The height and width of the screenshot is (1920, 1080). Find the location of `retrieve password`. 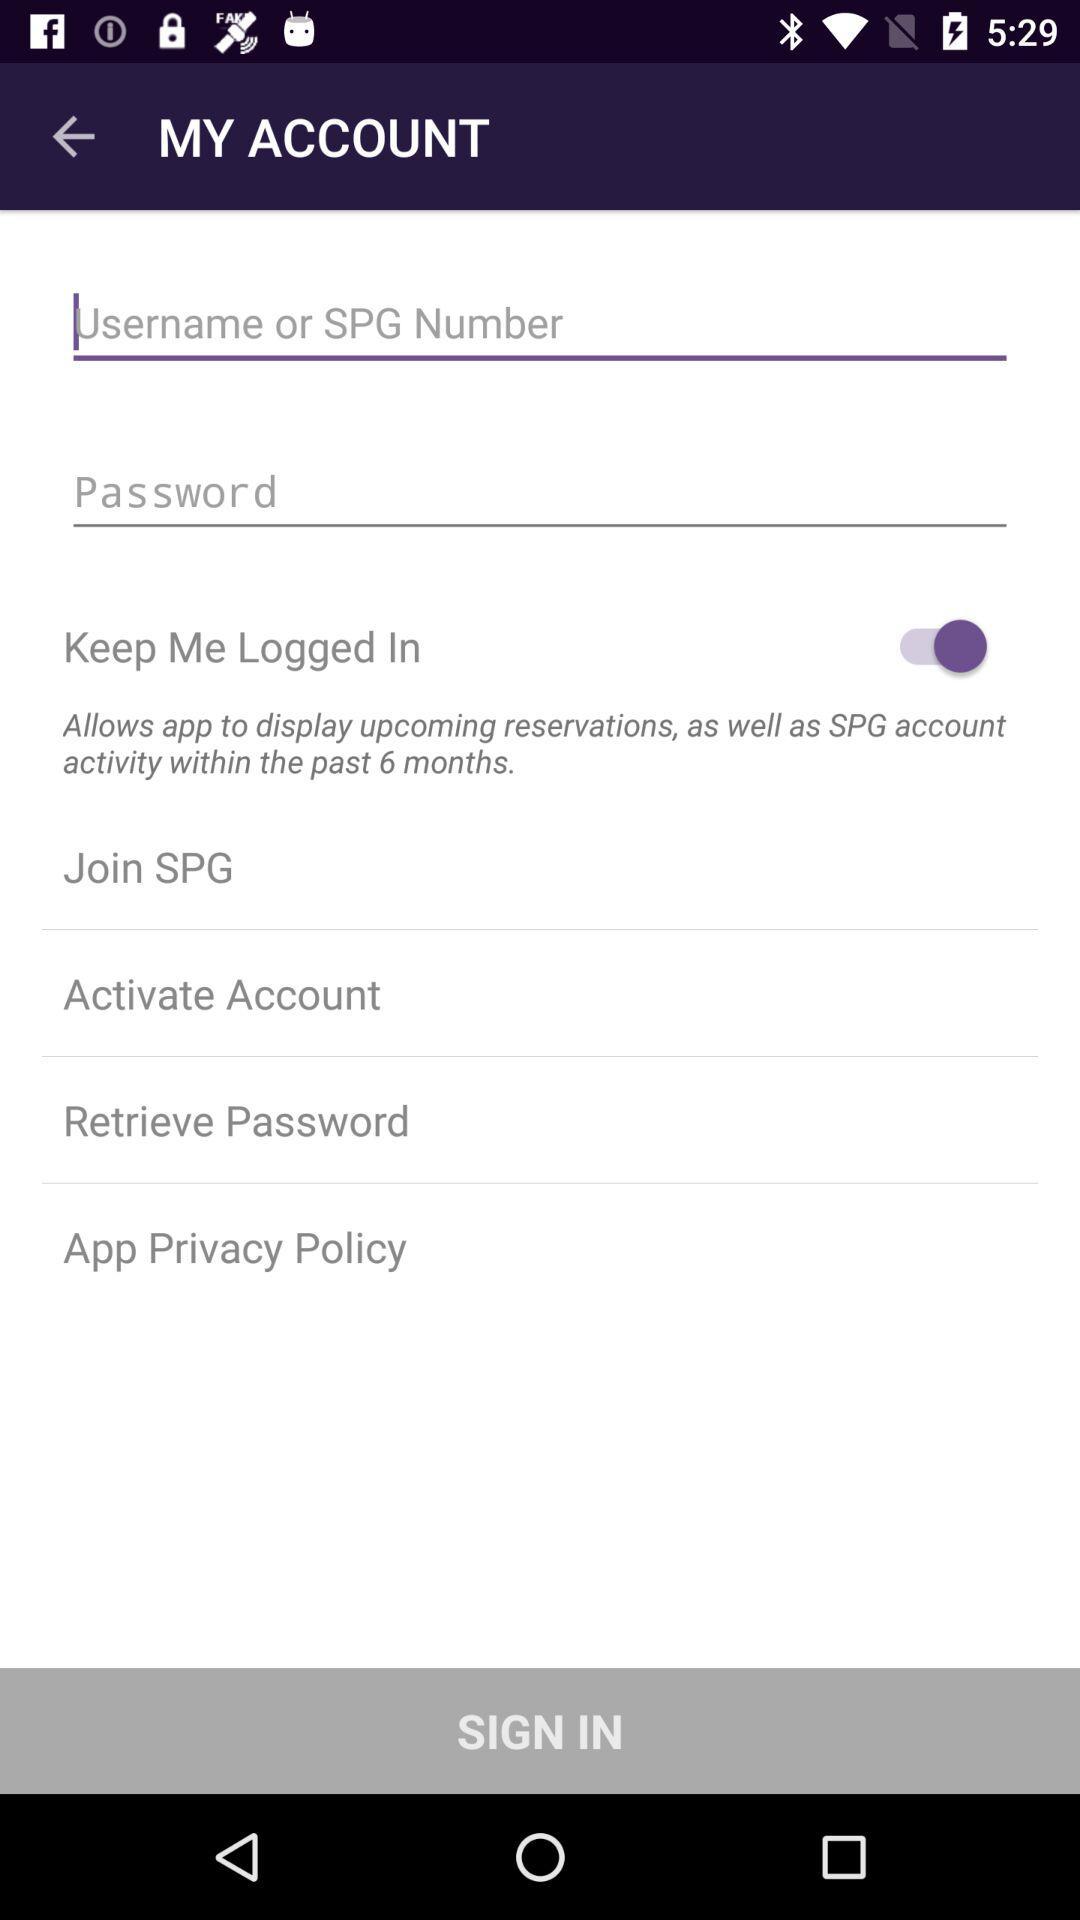

retrieve password is located at coordinates (540, 1118).